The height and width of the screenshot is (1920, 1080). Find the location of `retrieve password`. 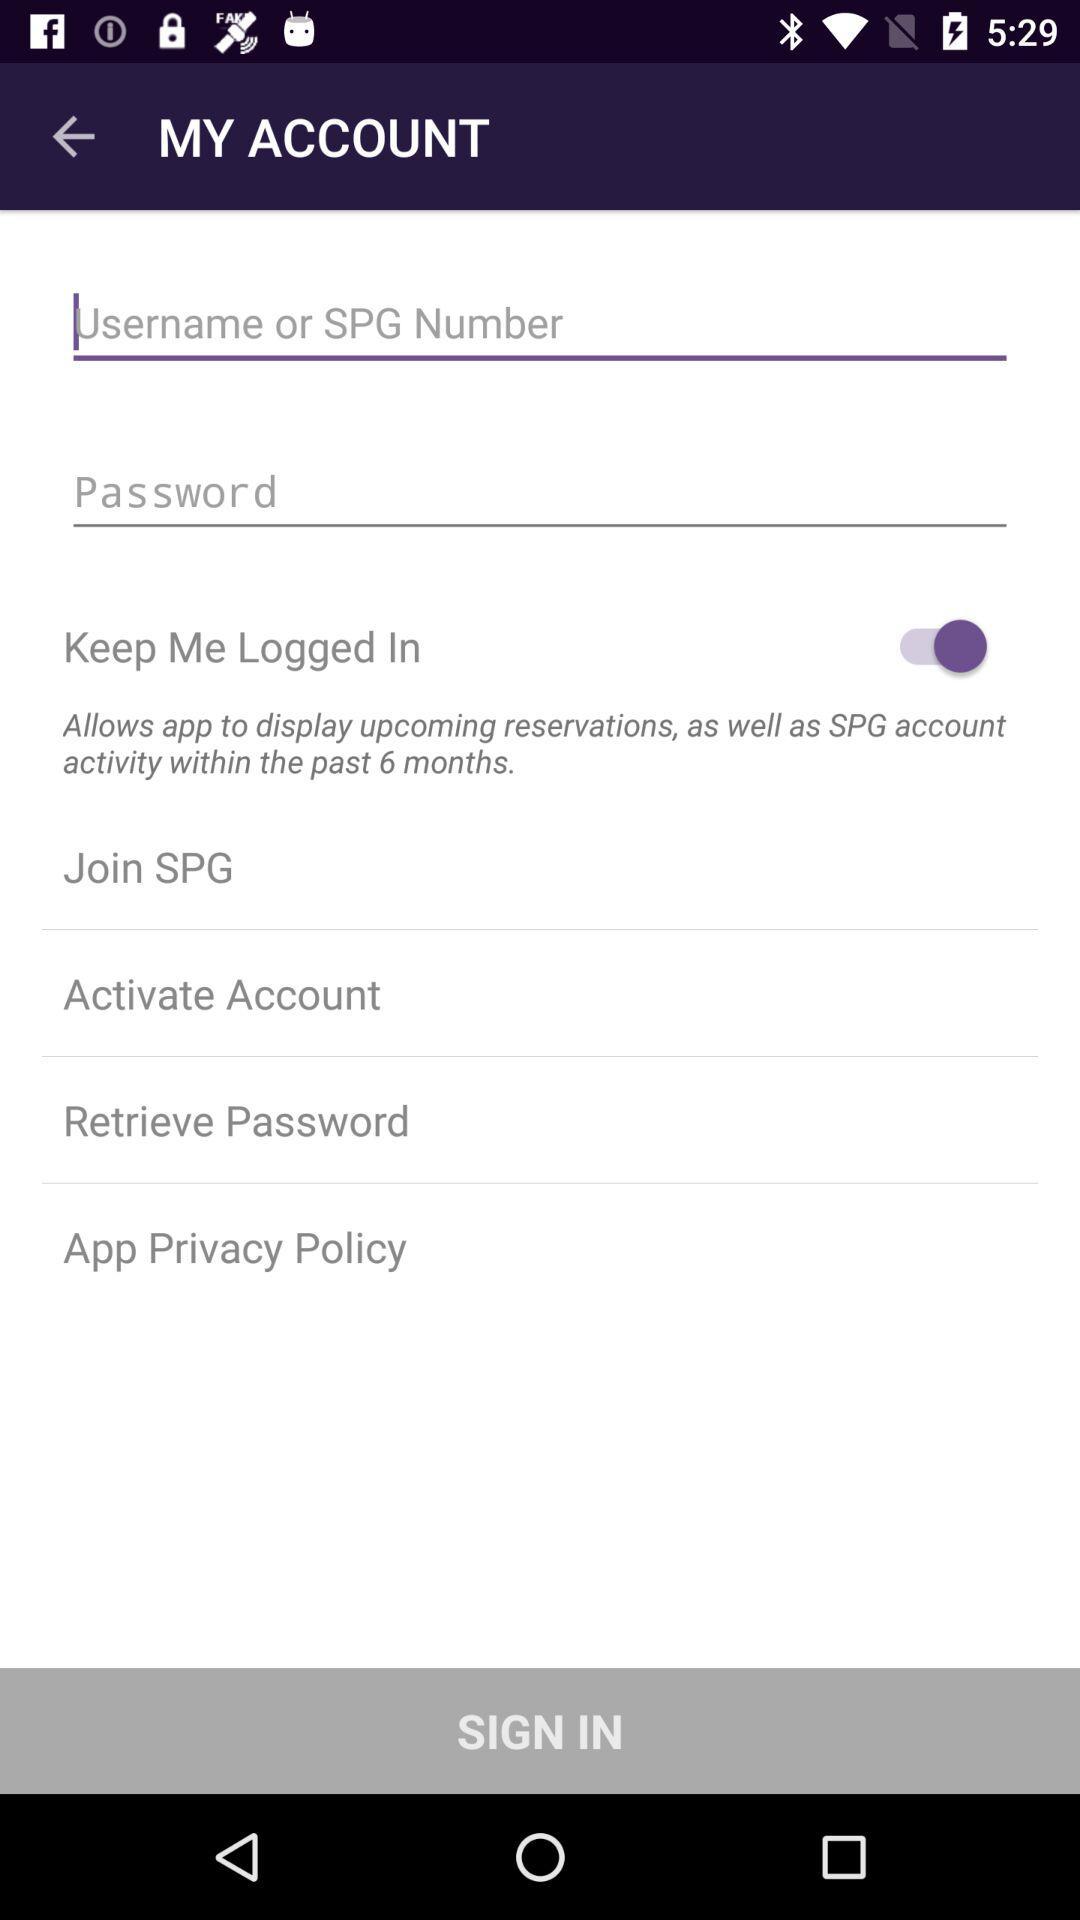

retrieve password is located at coordinates (540, 1118).